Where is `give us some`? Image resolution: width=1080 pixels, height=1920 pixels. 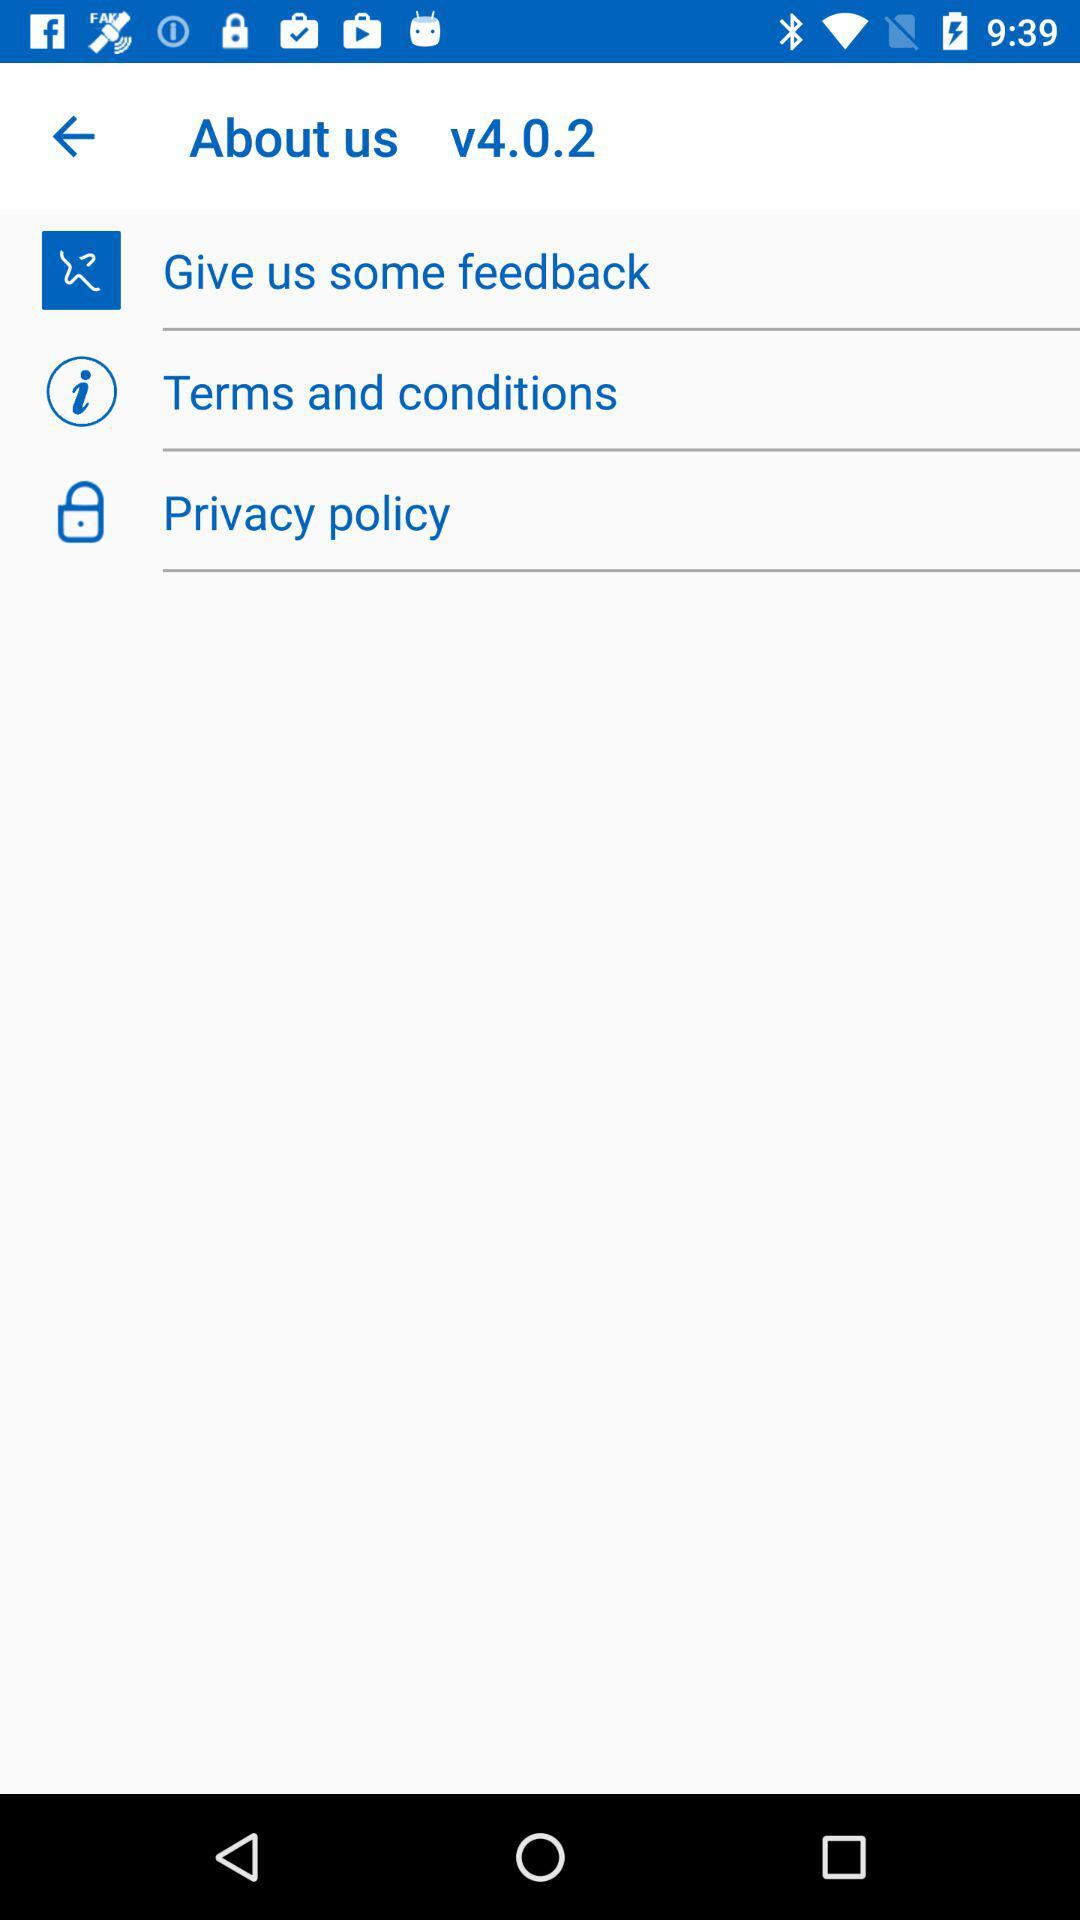 give us some is located at coordinates (609, 269).